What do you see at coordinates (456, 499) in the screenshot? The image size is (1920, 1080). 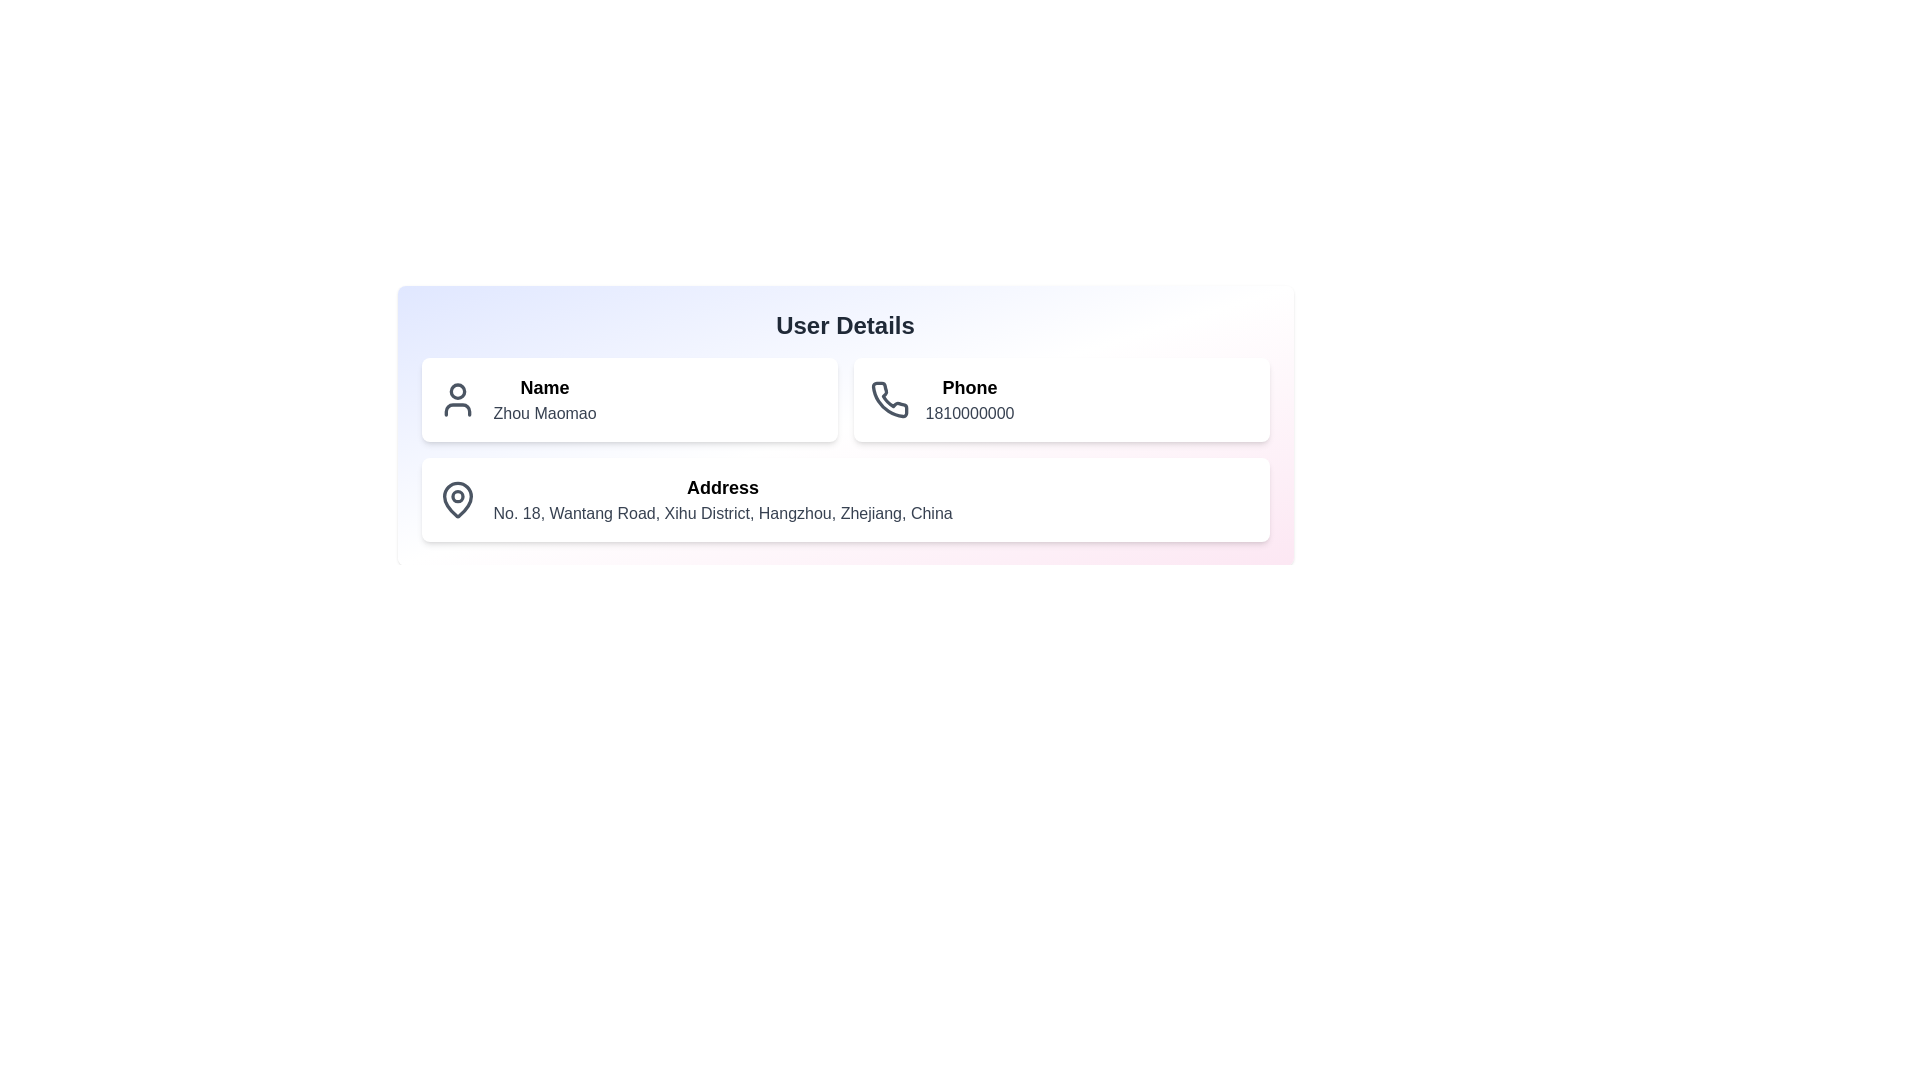 I see `the location pin icon in the 'Address' section, which is styled in gray and appears to the left of the address text` at bounding box center [456, 499].